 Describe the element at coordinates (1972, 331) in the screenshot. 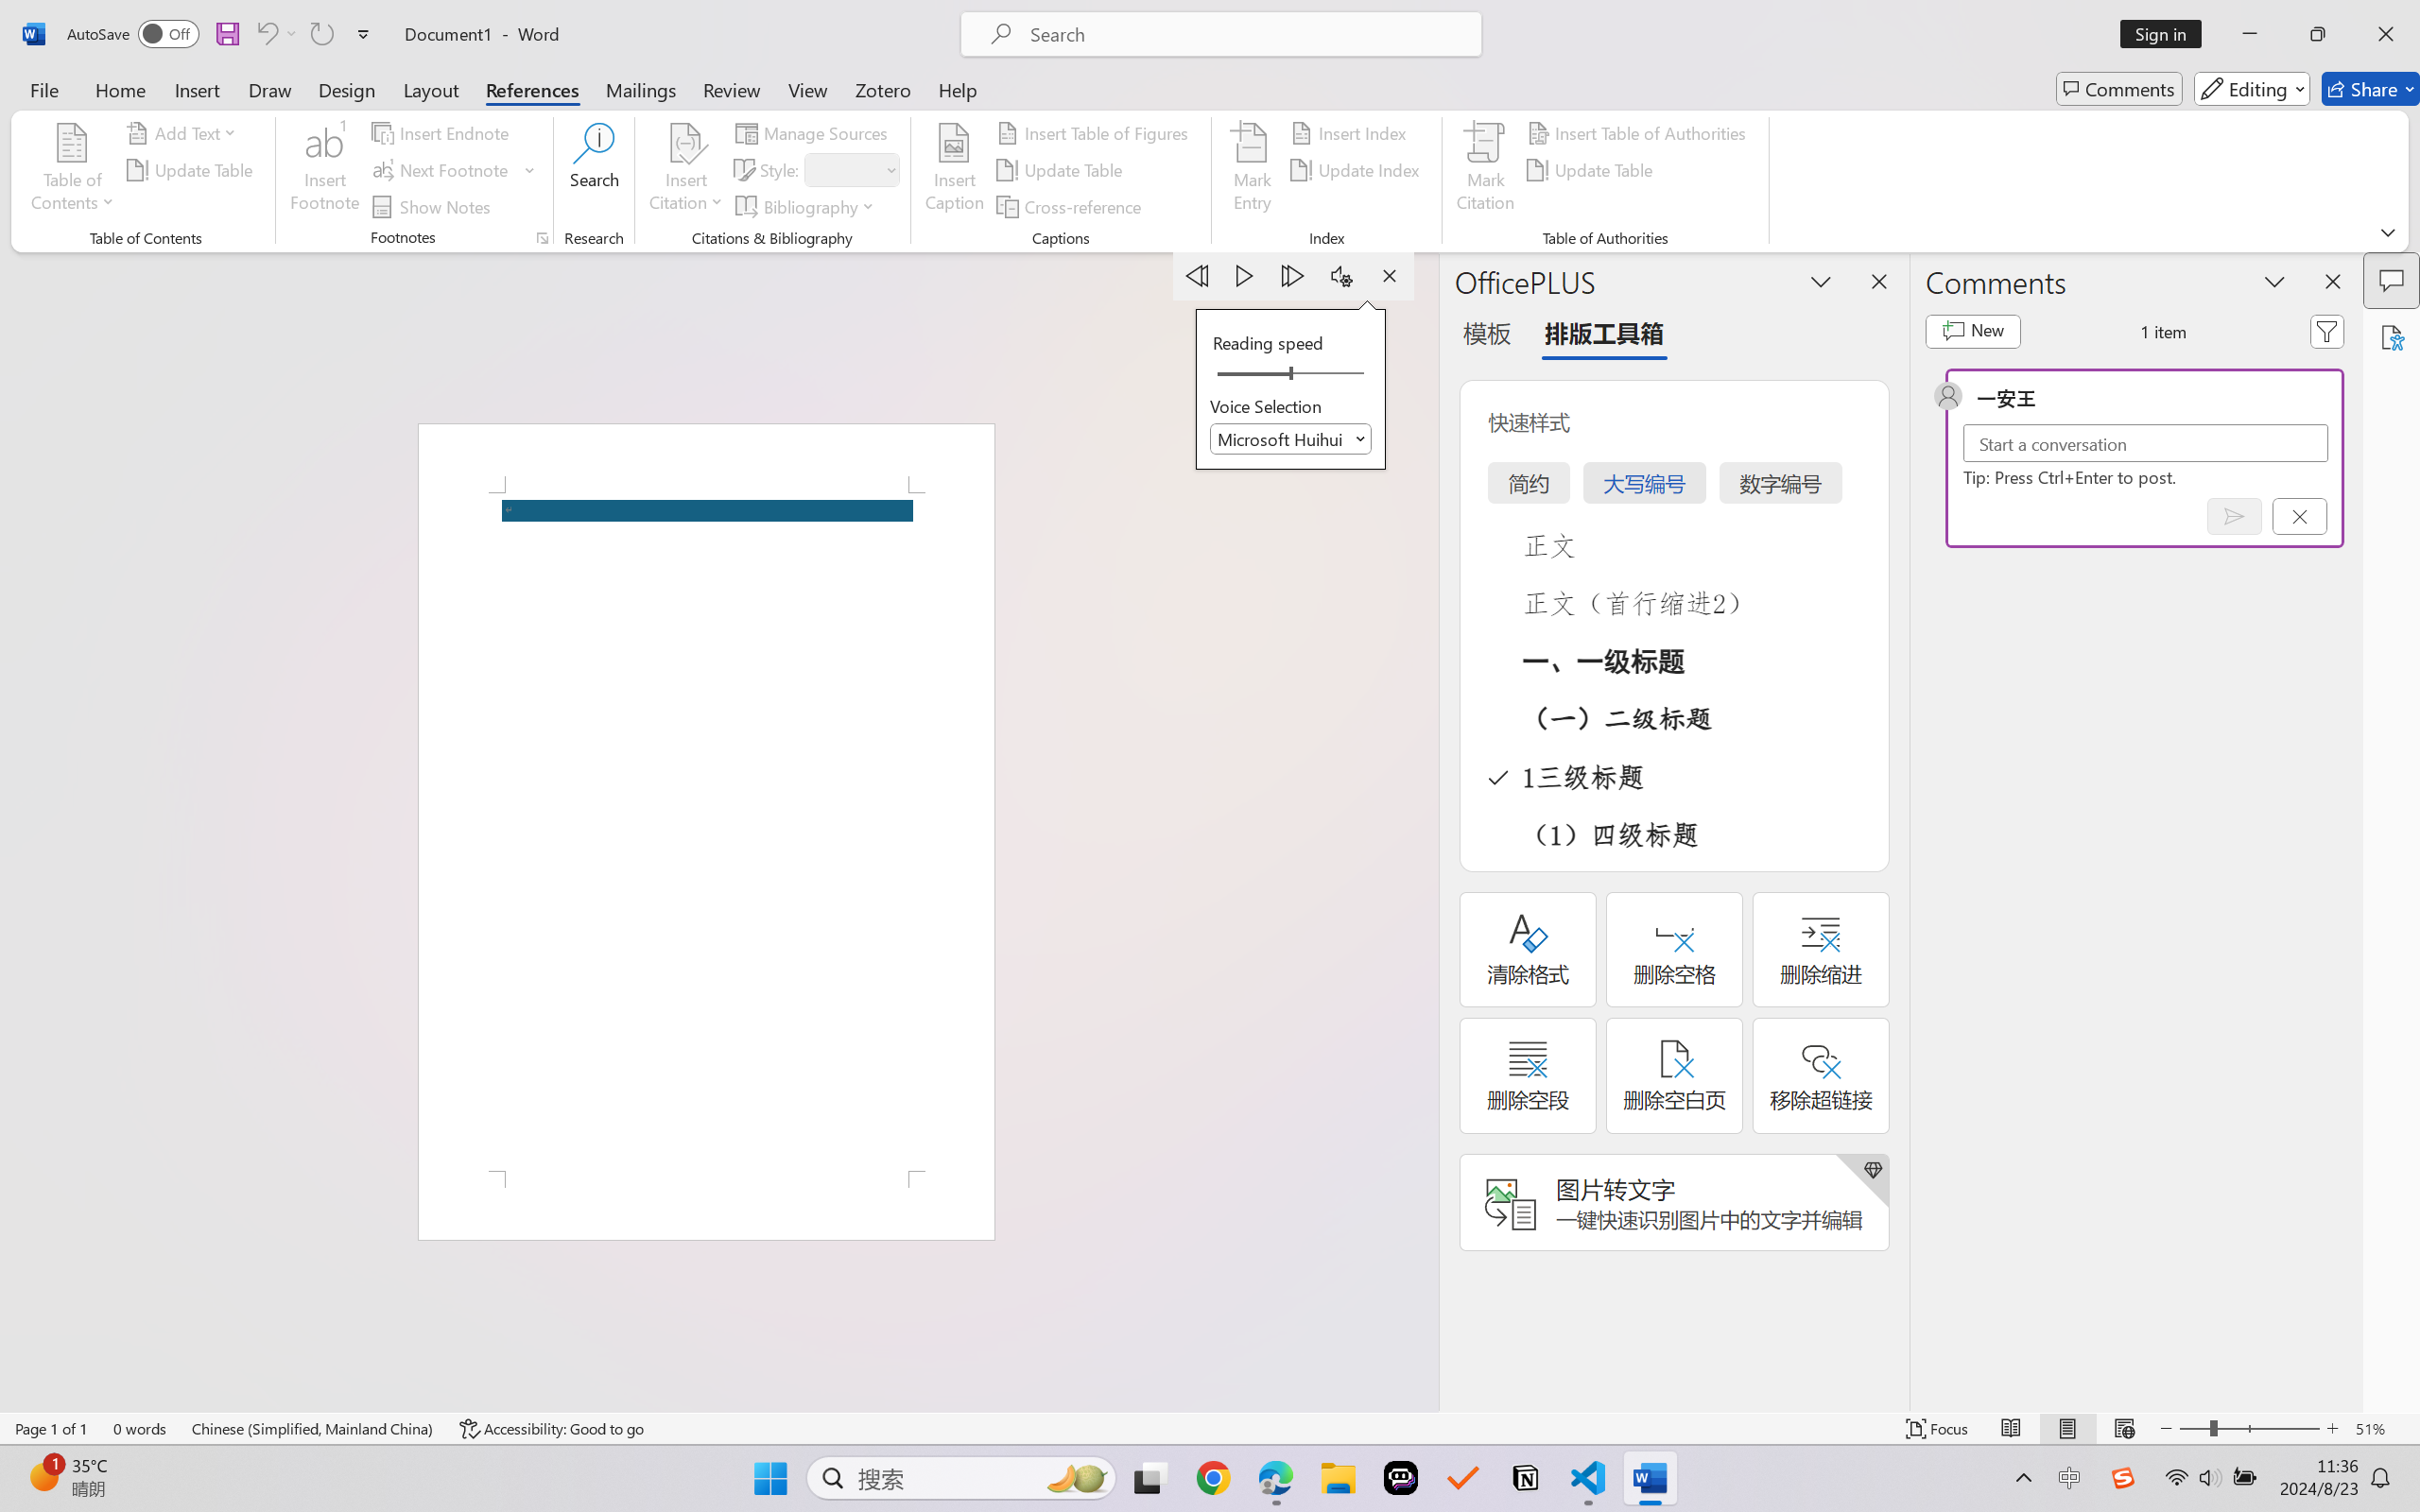

I see `'New comment'` at that location.